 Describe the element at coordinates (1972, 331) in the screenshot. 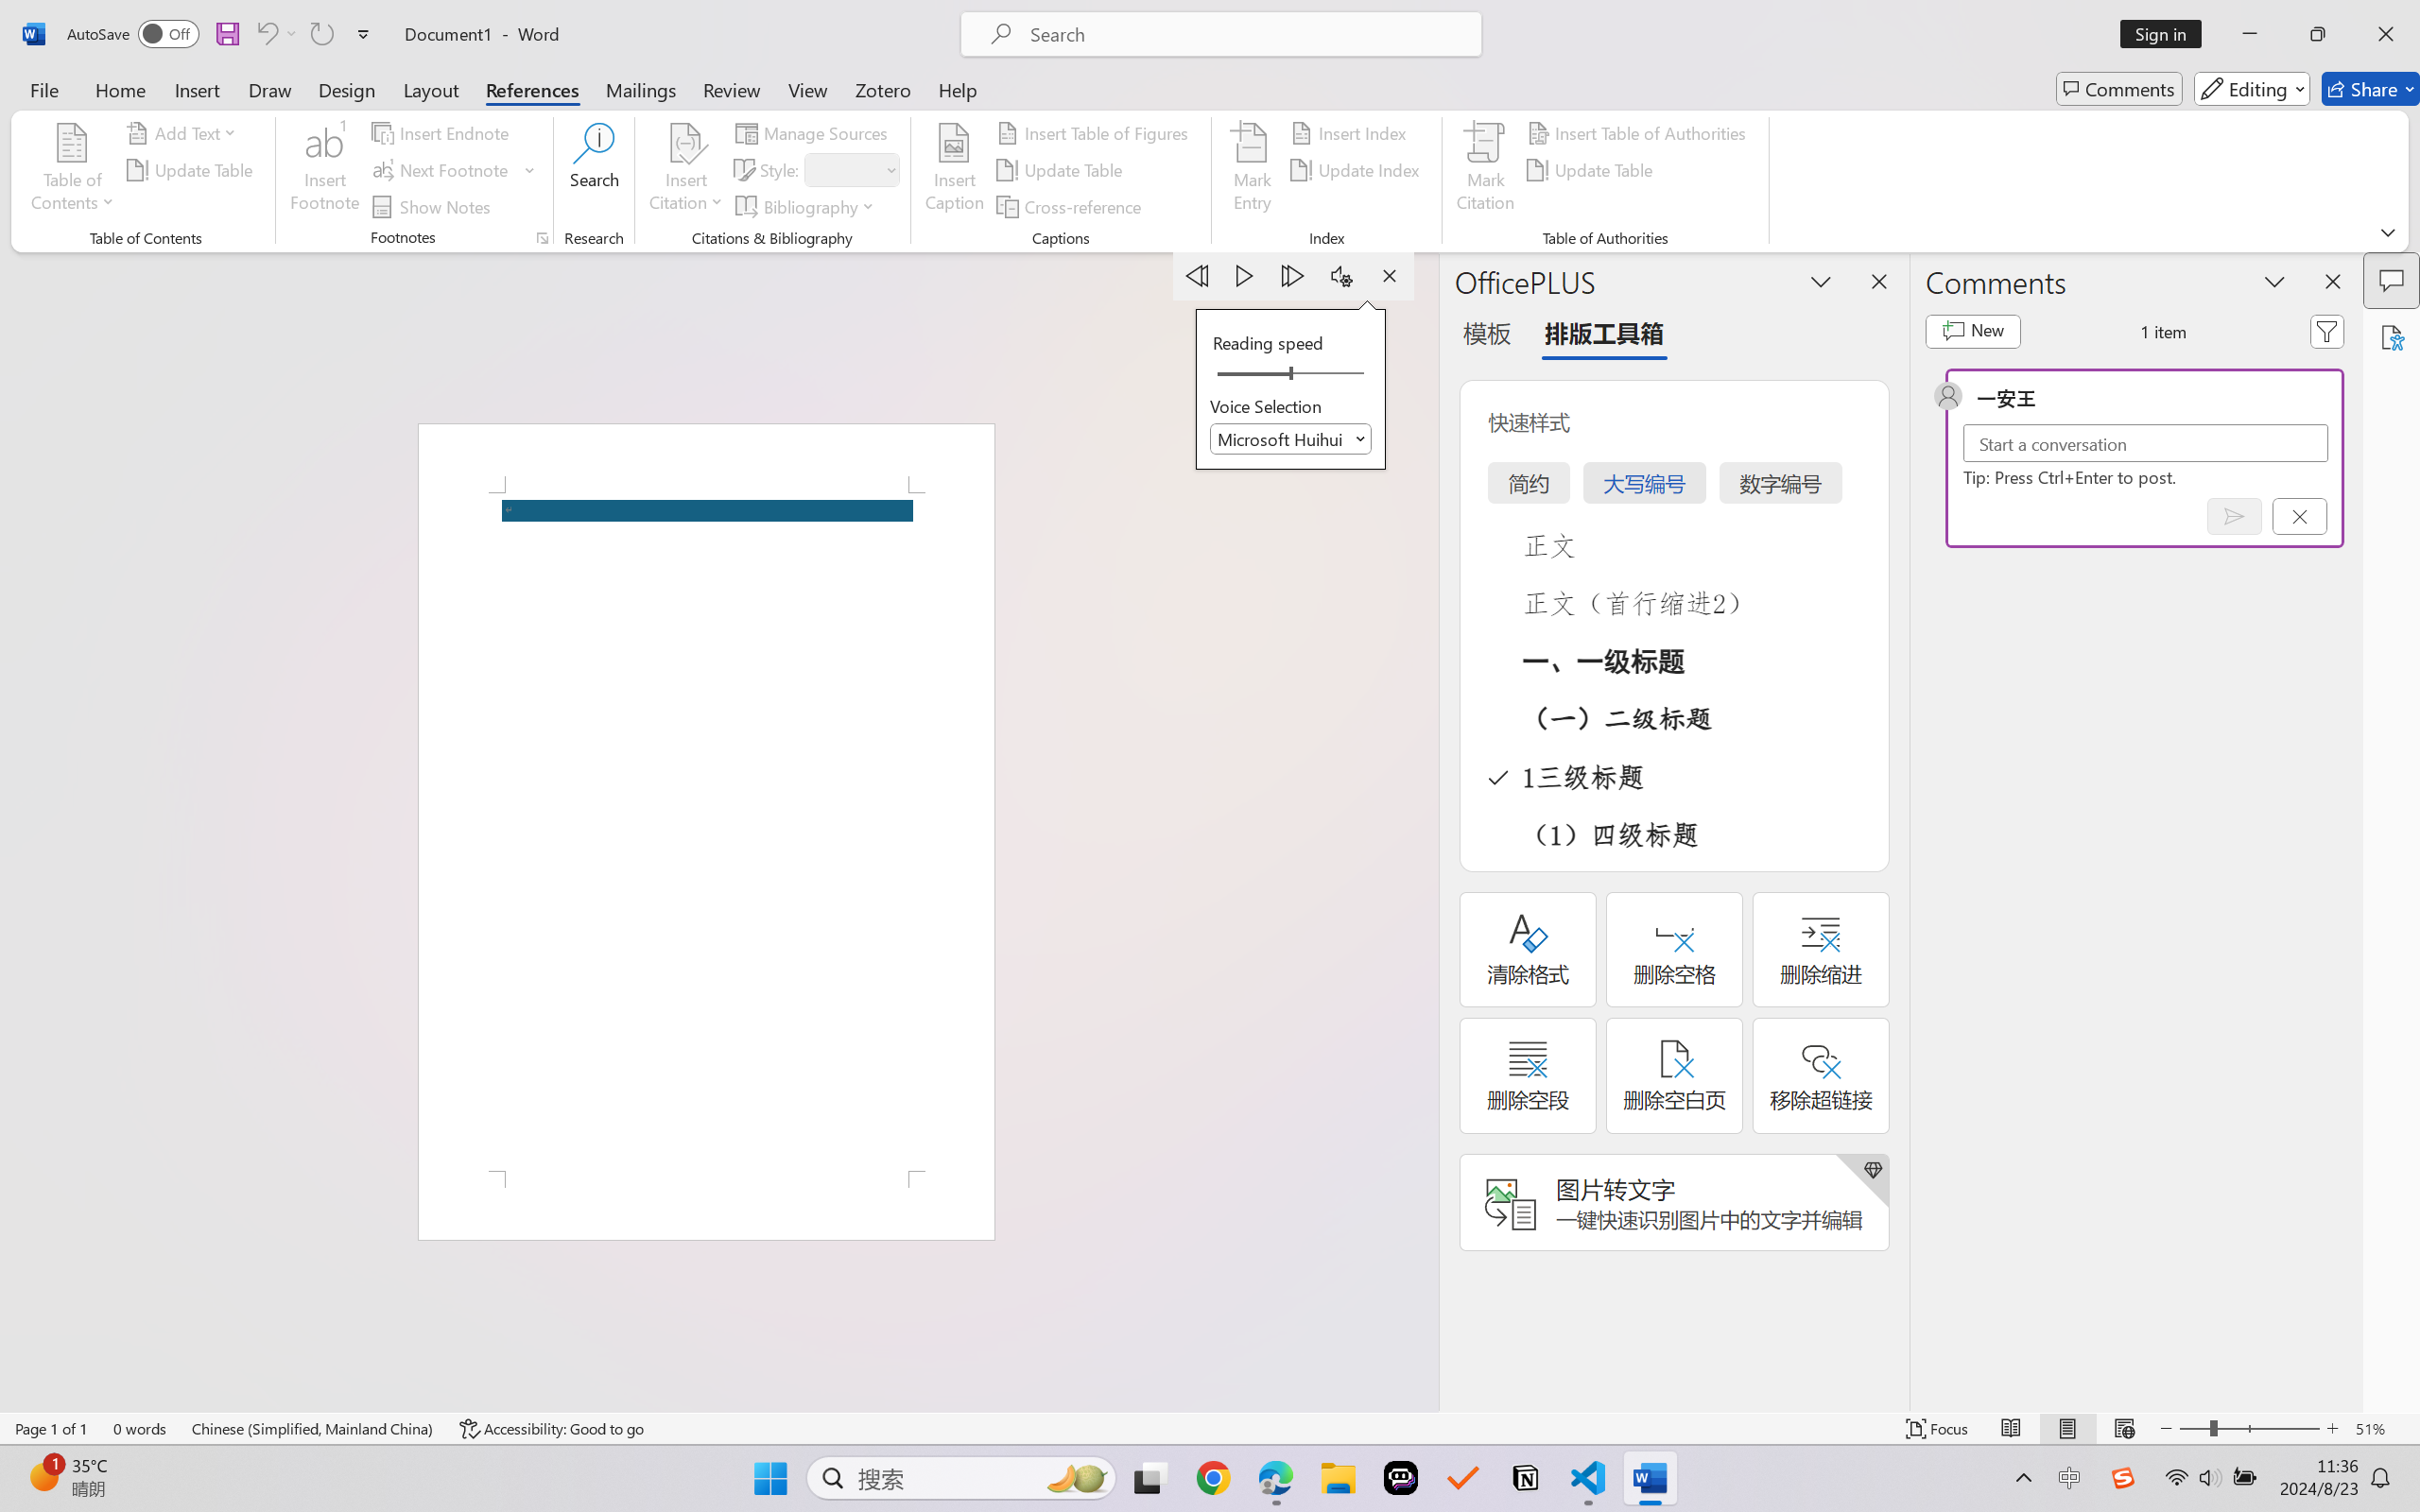

I see `'New comment'` at that location.